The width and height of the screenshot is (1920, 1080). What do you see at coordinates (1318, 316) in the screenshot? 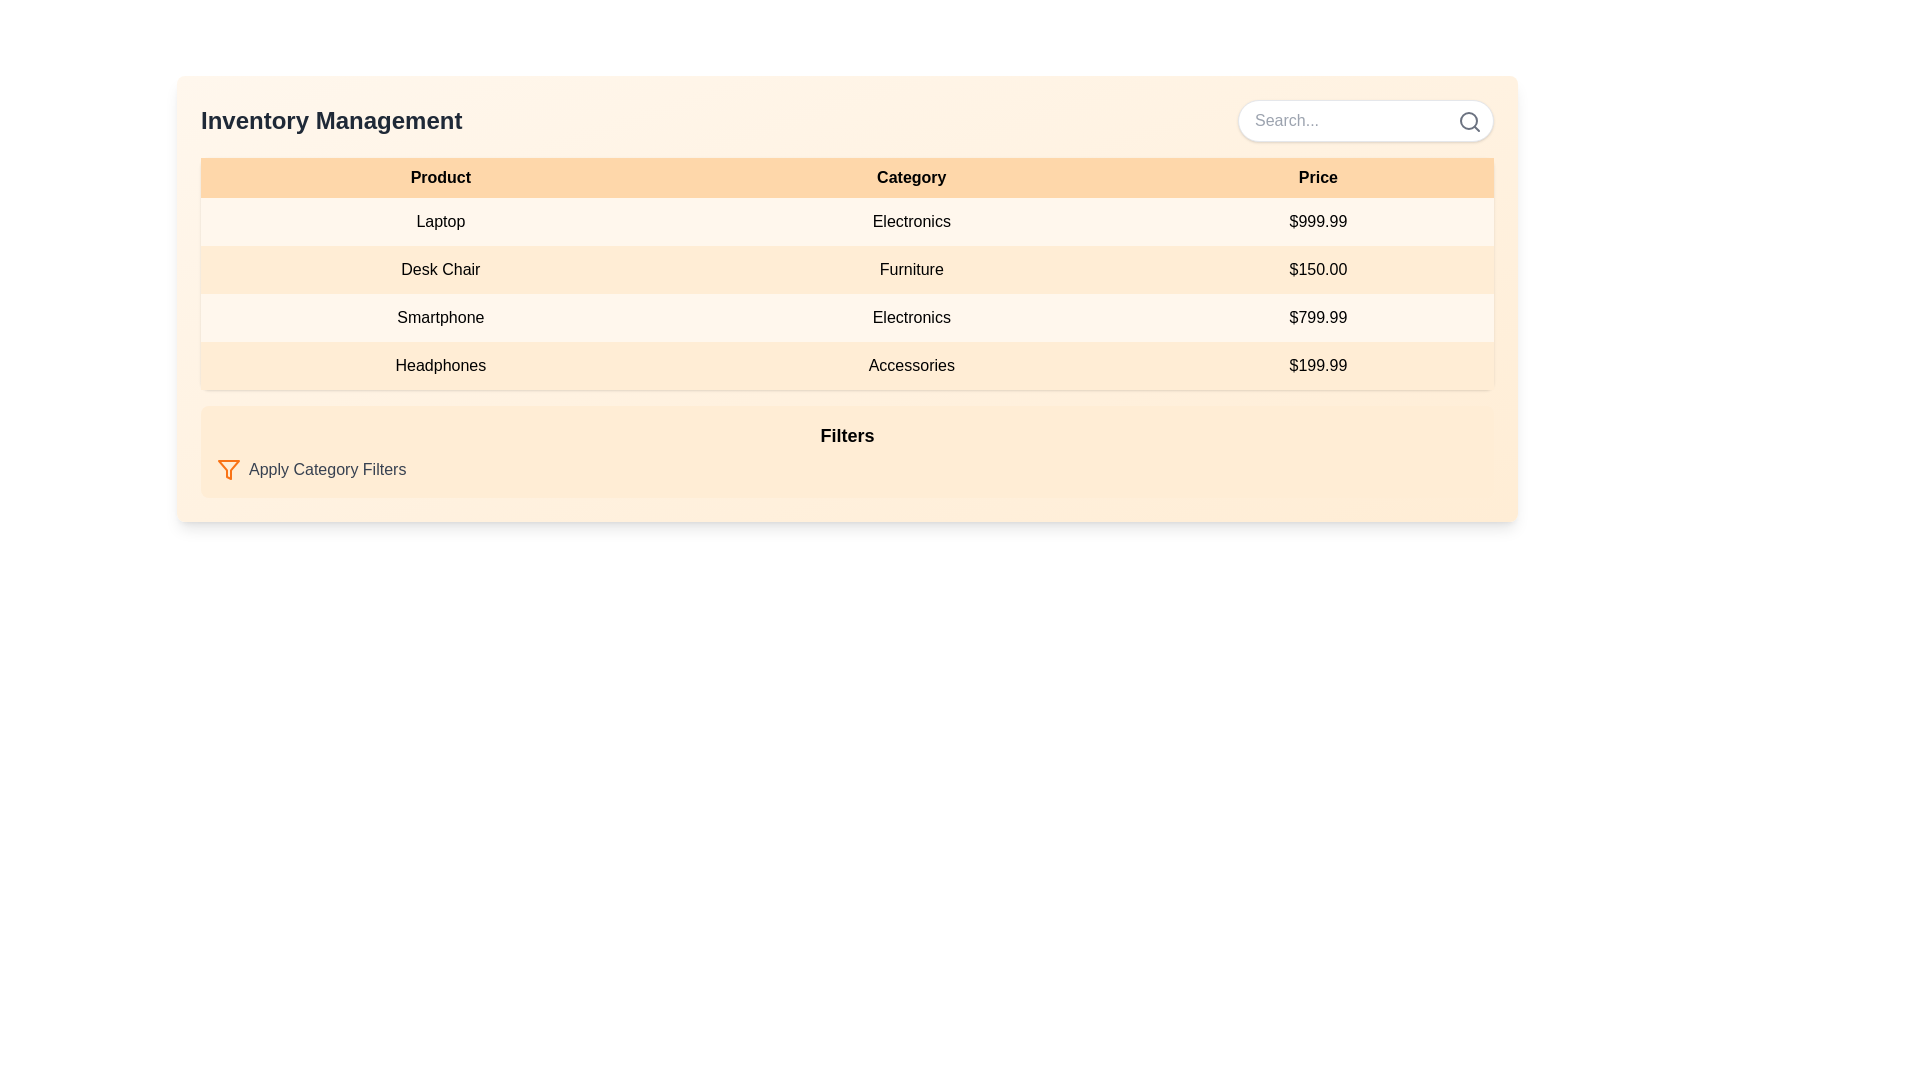
I see `the Static text element displaying the price '$799.99' which is located in the rightmost column of the table under the heading 'Price' in the third row corresponding to the 'Smartphone' product` at bounding box center [1318, 316].